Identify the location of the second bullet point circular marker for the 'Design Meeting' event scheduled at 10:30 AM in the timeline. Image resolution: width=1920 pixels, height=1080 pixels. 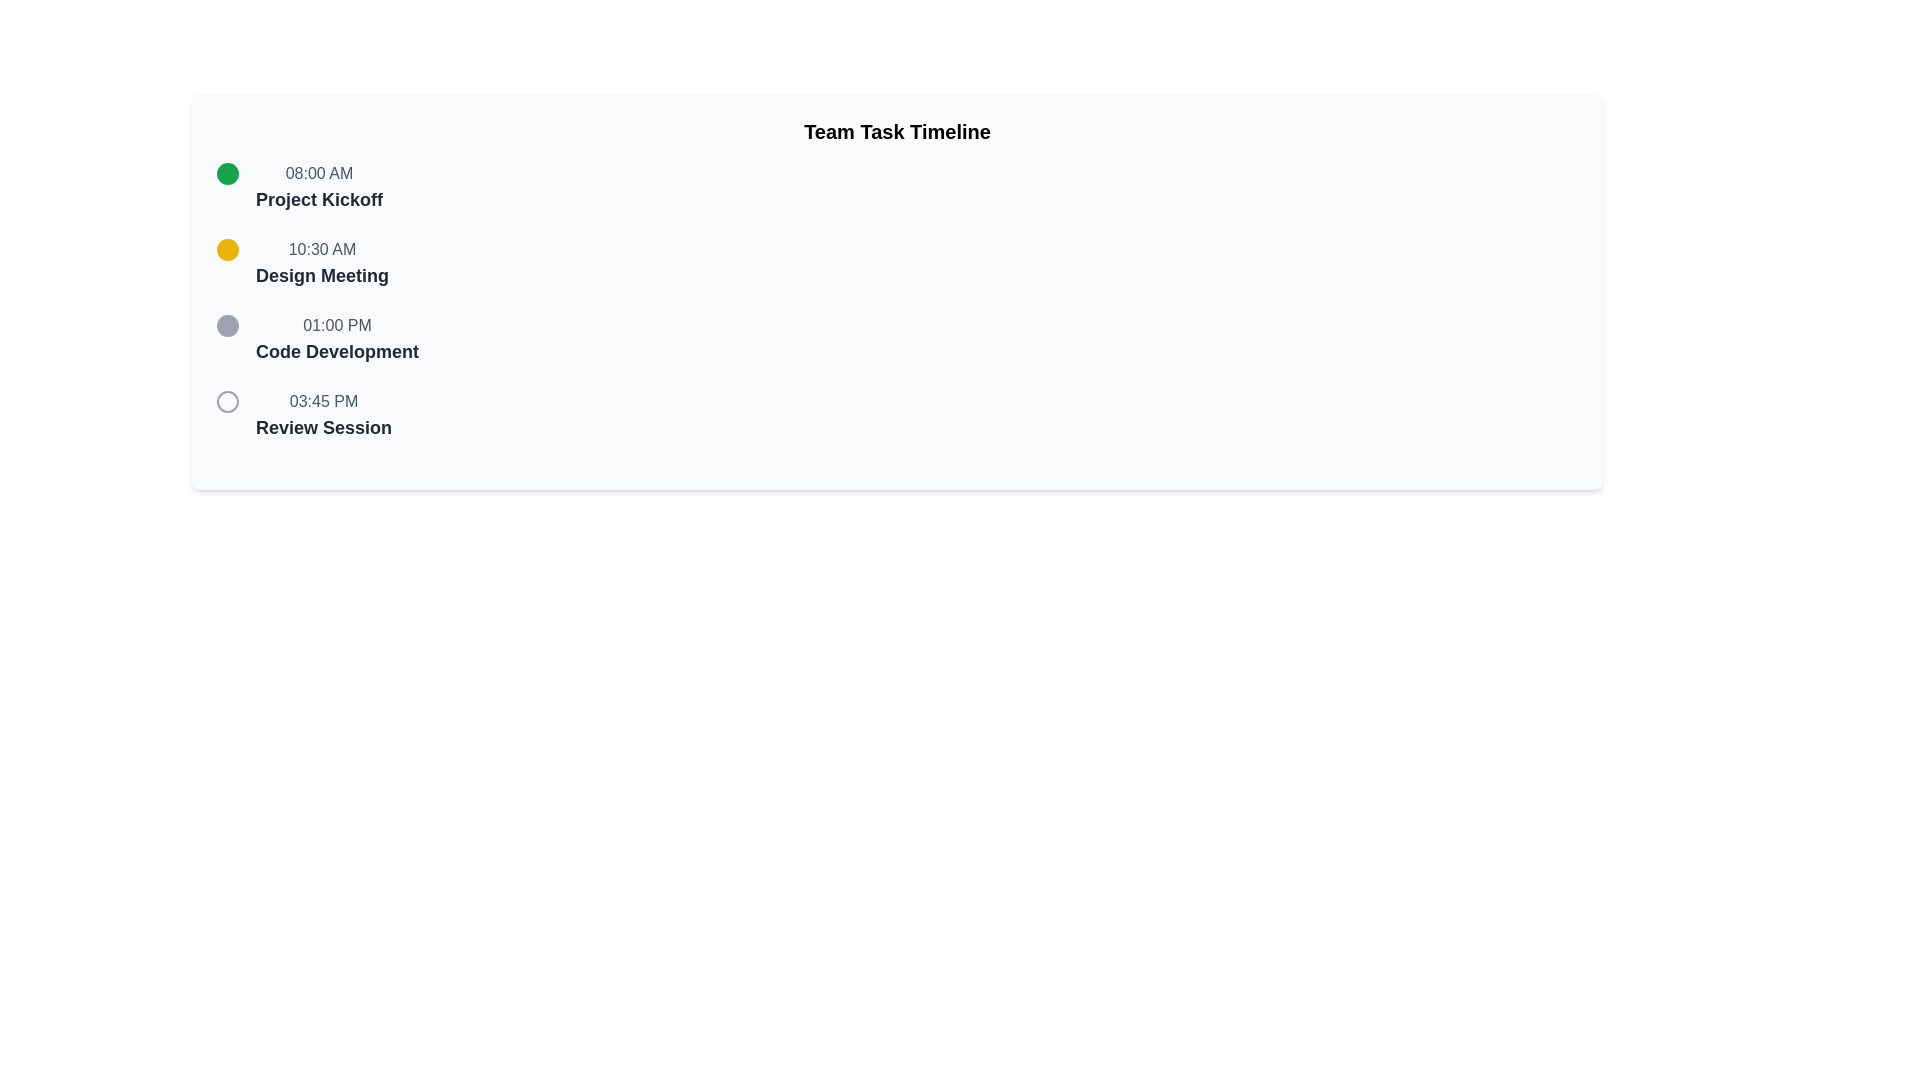
(227, 249).